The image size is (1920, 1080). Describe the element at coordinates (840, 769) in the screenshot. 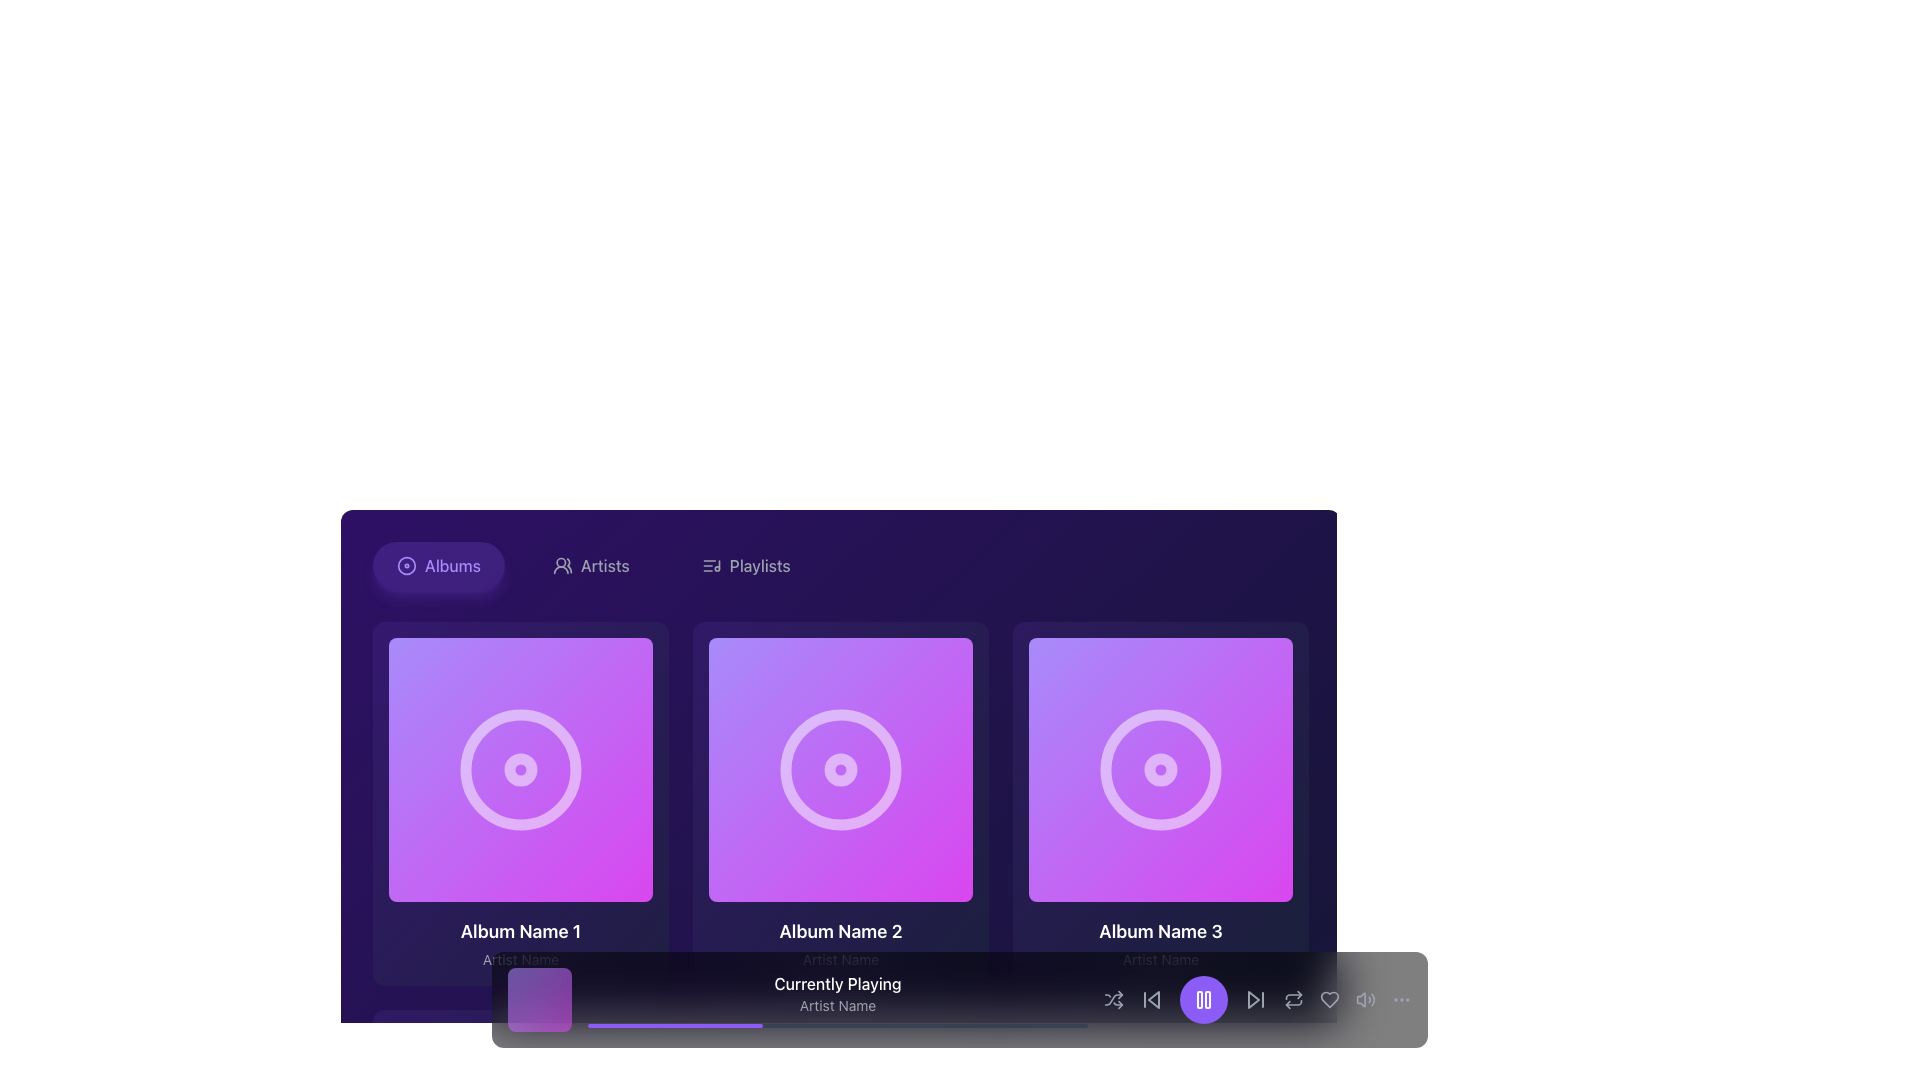

I see `the interactive visual album preview component with a gradient background and a play icon in the center to play or open the album` at that location.